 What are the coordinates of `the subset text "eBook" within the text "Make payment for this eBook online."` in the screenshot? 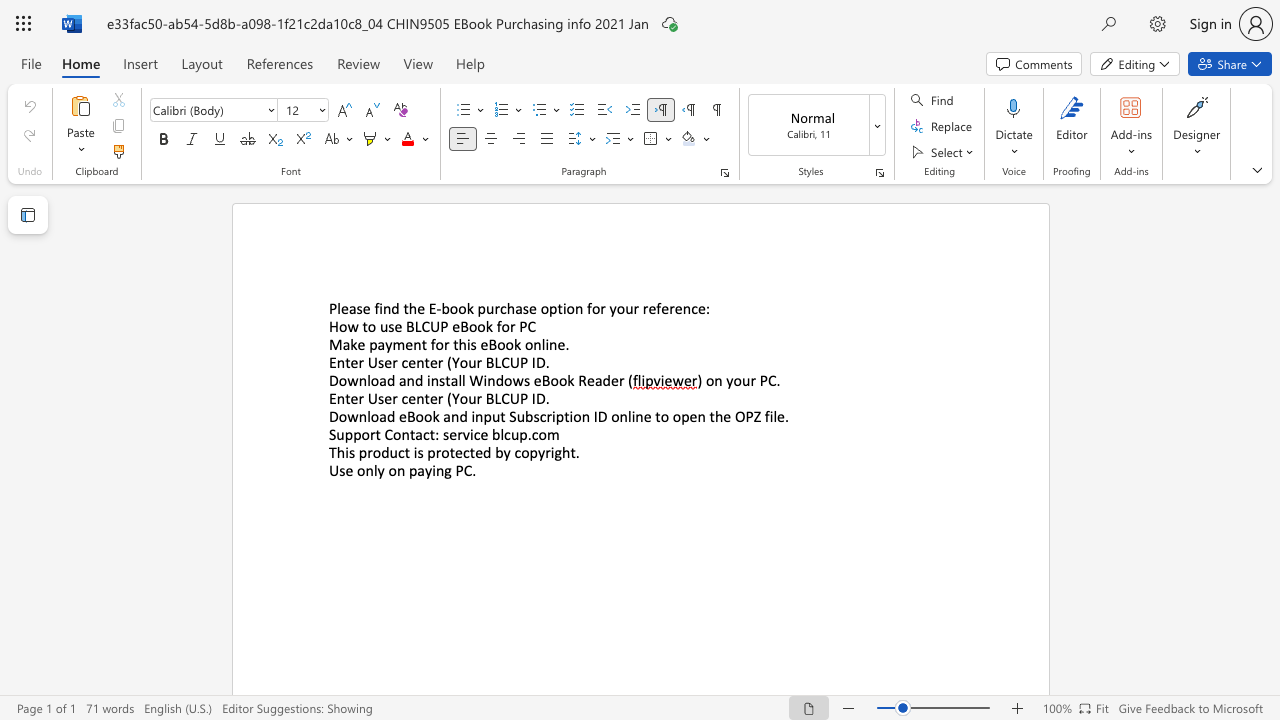 It's located at (480, 343).